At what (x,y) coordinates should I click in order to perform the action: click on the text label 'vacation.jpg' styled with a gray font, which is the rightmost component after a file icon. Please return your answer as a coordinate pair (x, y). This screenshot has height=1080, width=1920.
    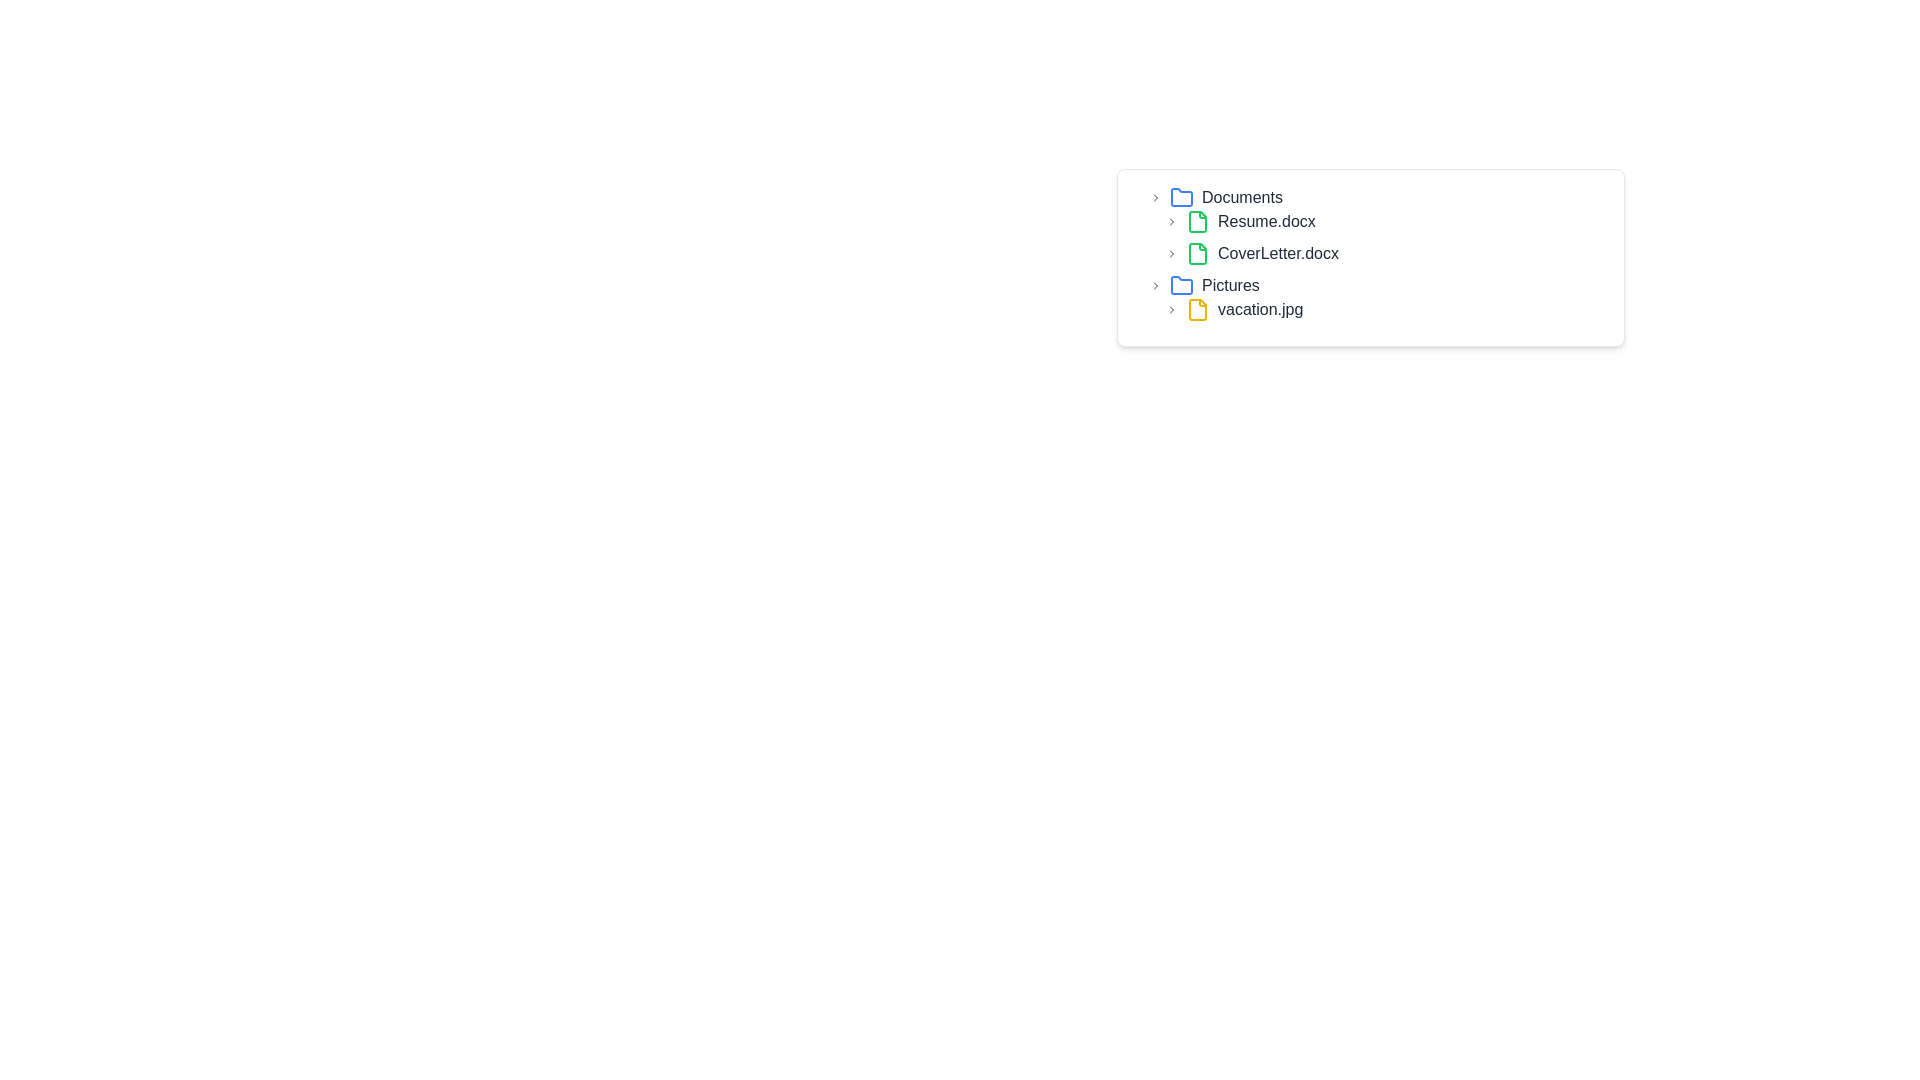
    Looking at the image, I should click on (1258, 309).